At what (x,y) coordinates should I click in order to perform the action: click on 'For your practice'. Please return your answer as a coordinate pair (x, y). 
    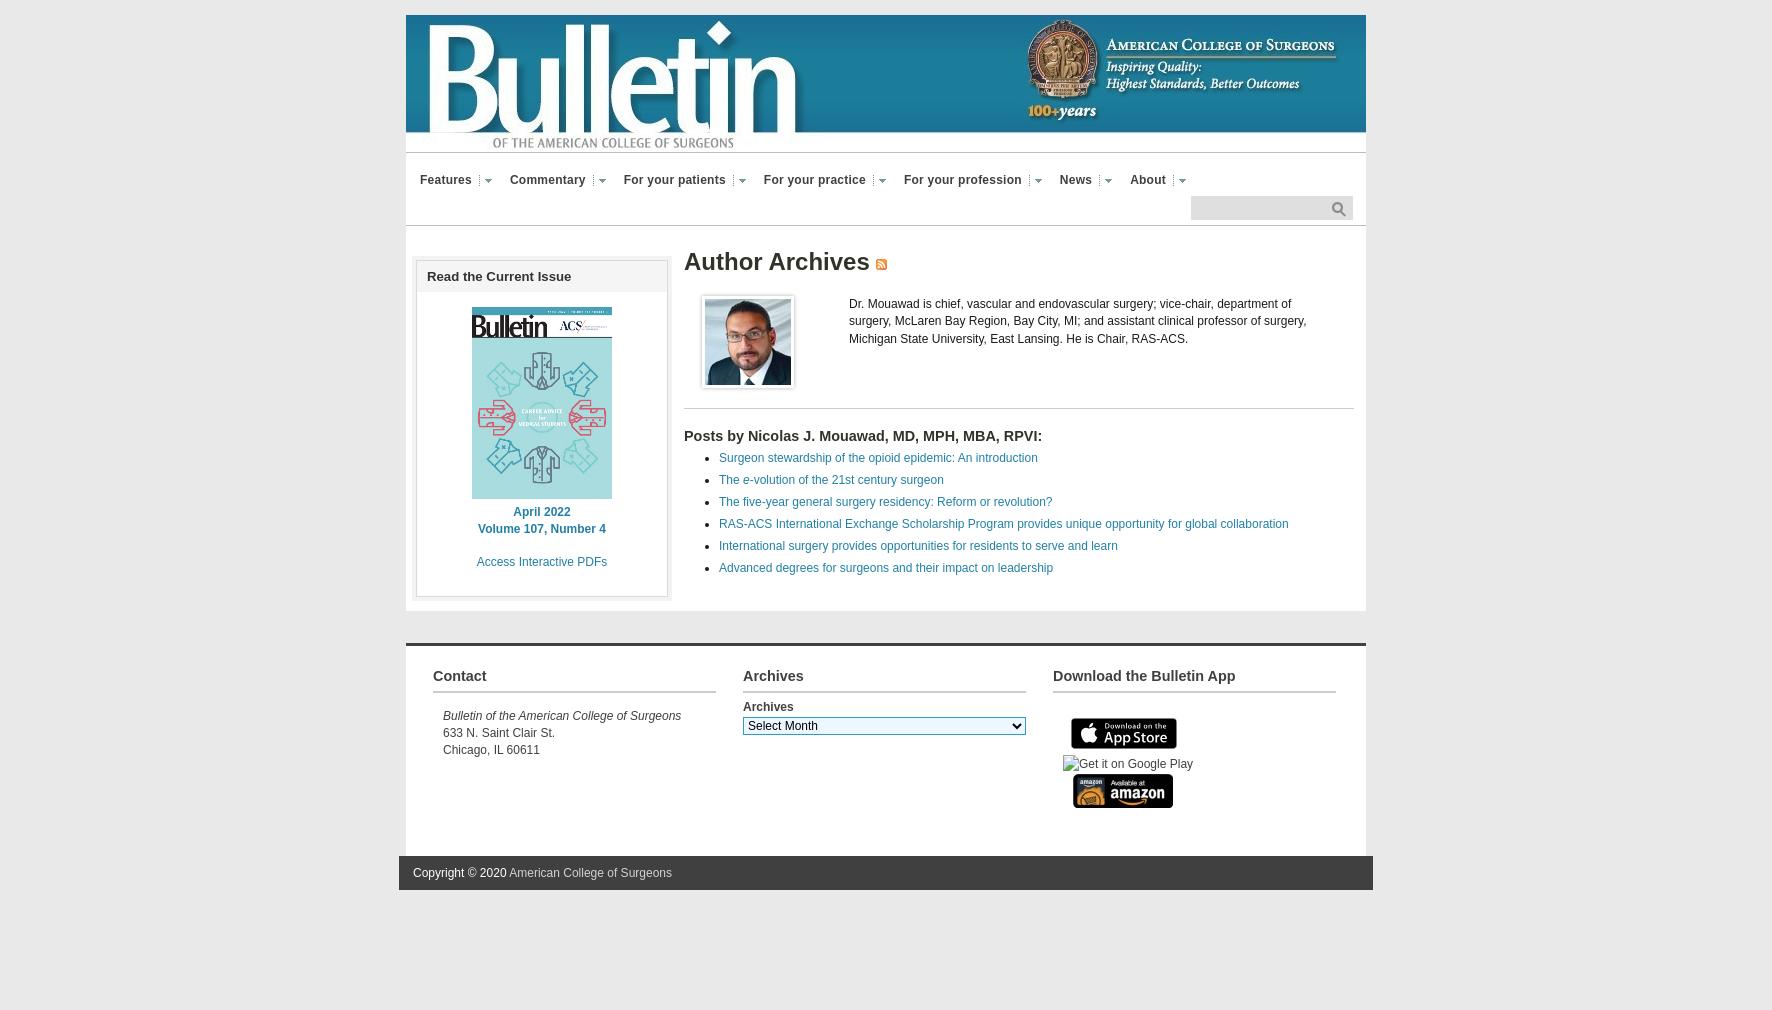
    Looking at the image, I should click on (814, 178).